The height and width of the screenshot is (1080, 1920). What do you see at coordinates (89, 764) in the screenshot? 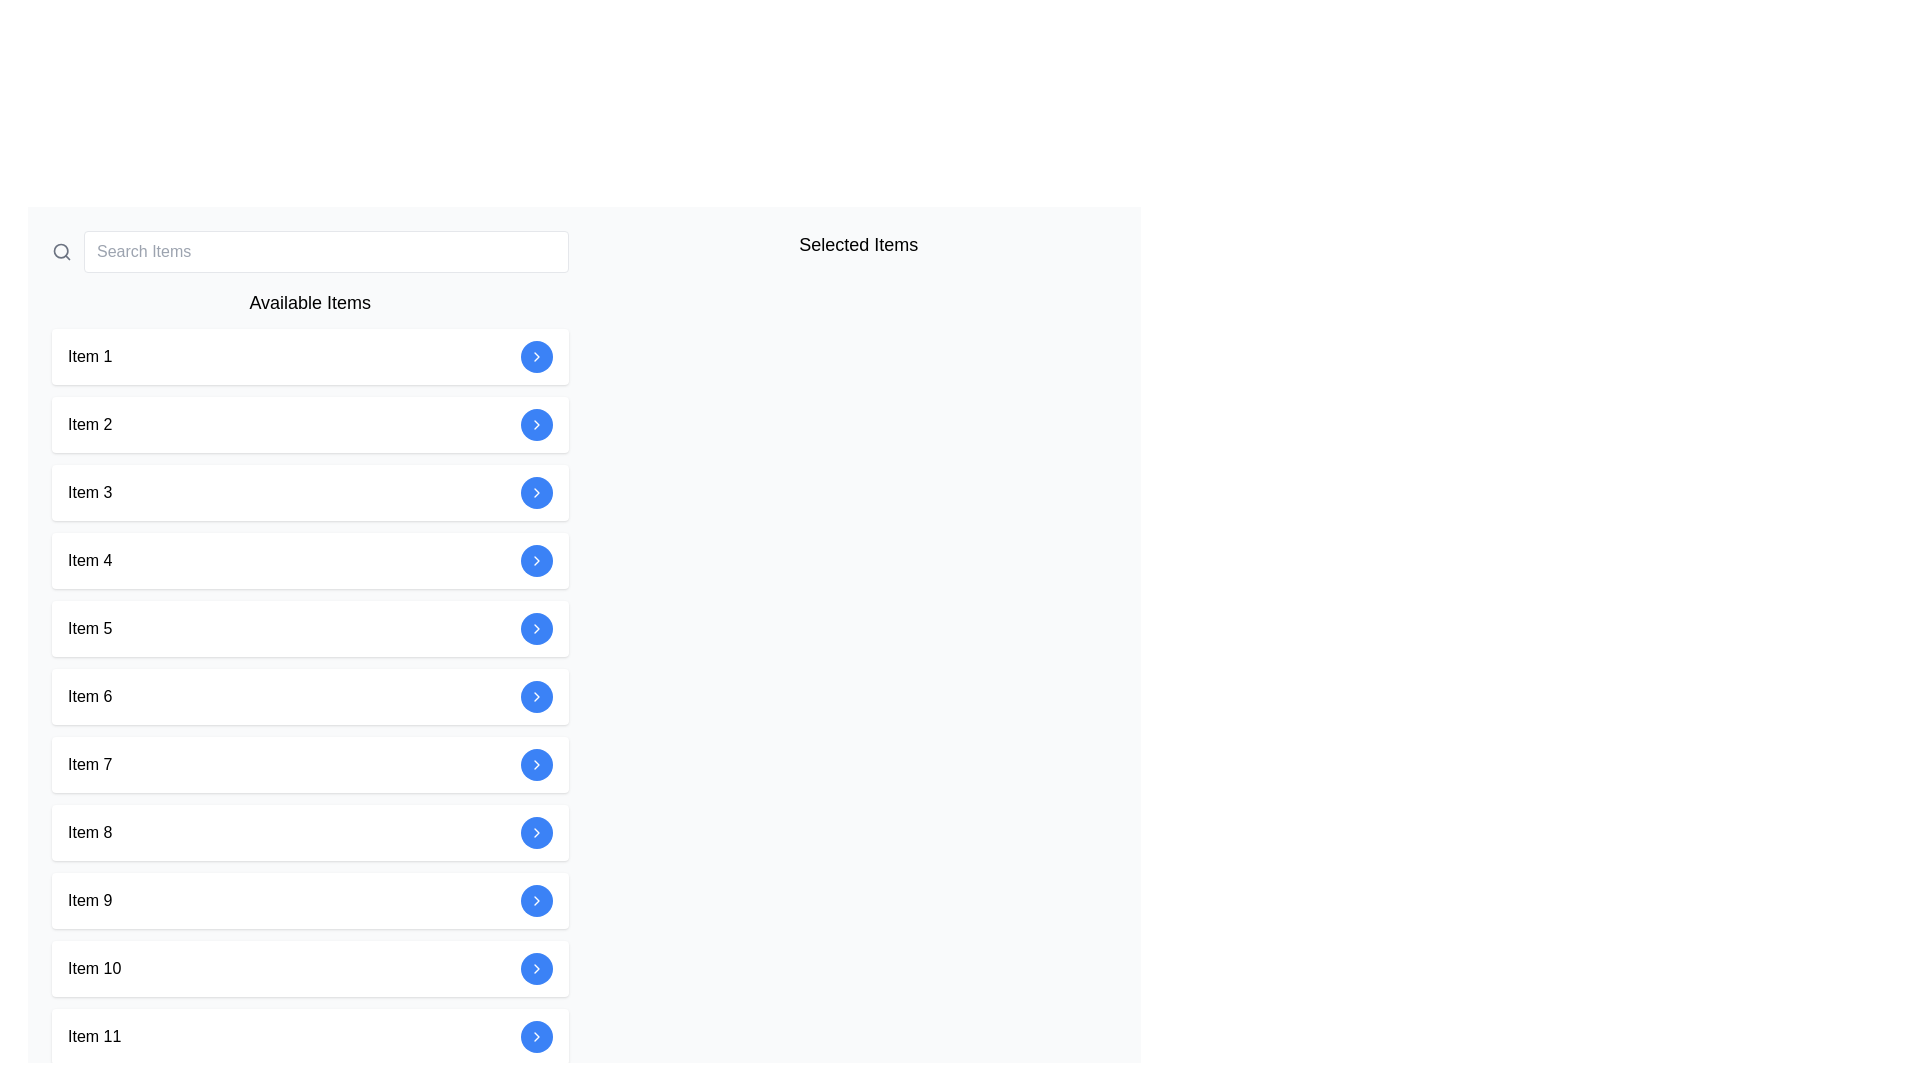
I see `text label that identifies the content of the card as 'Item 7', located in the vertical list of items` at bounding box center [89, 764].